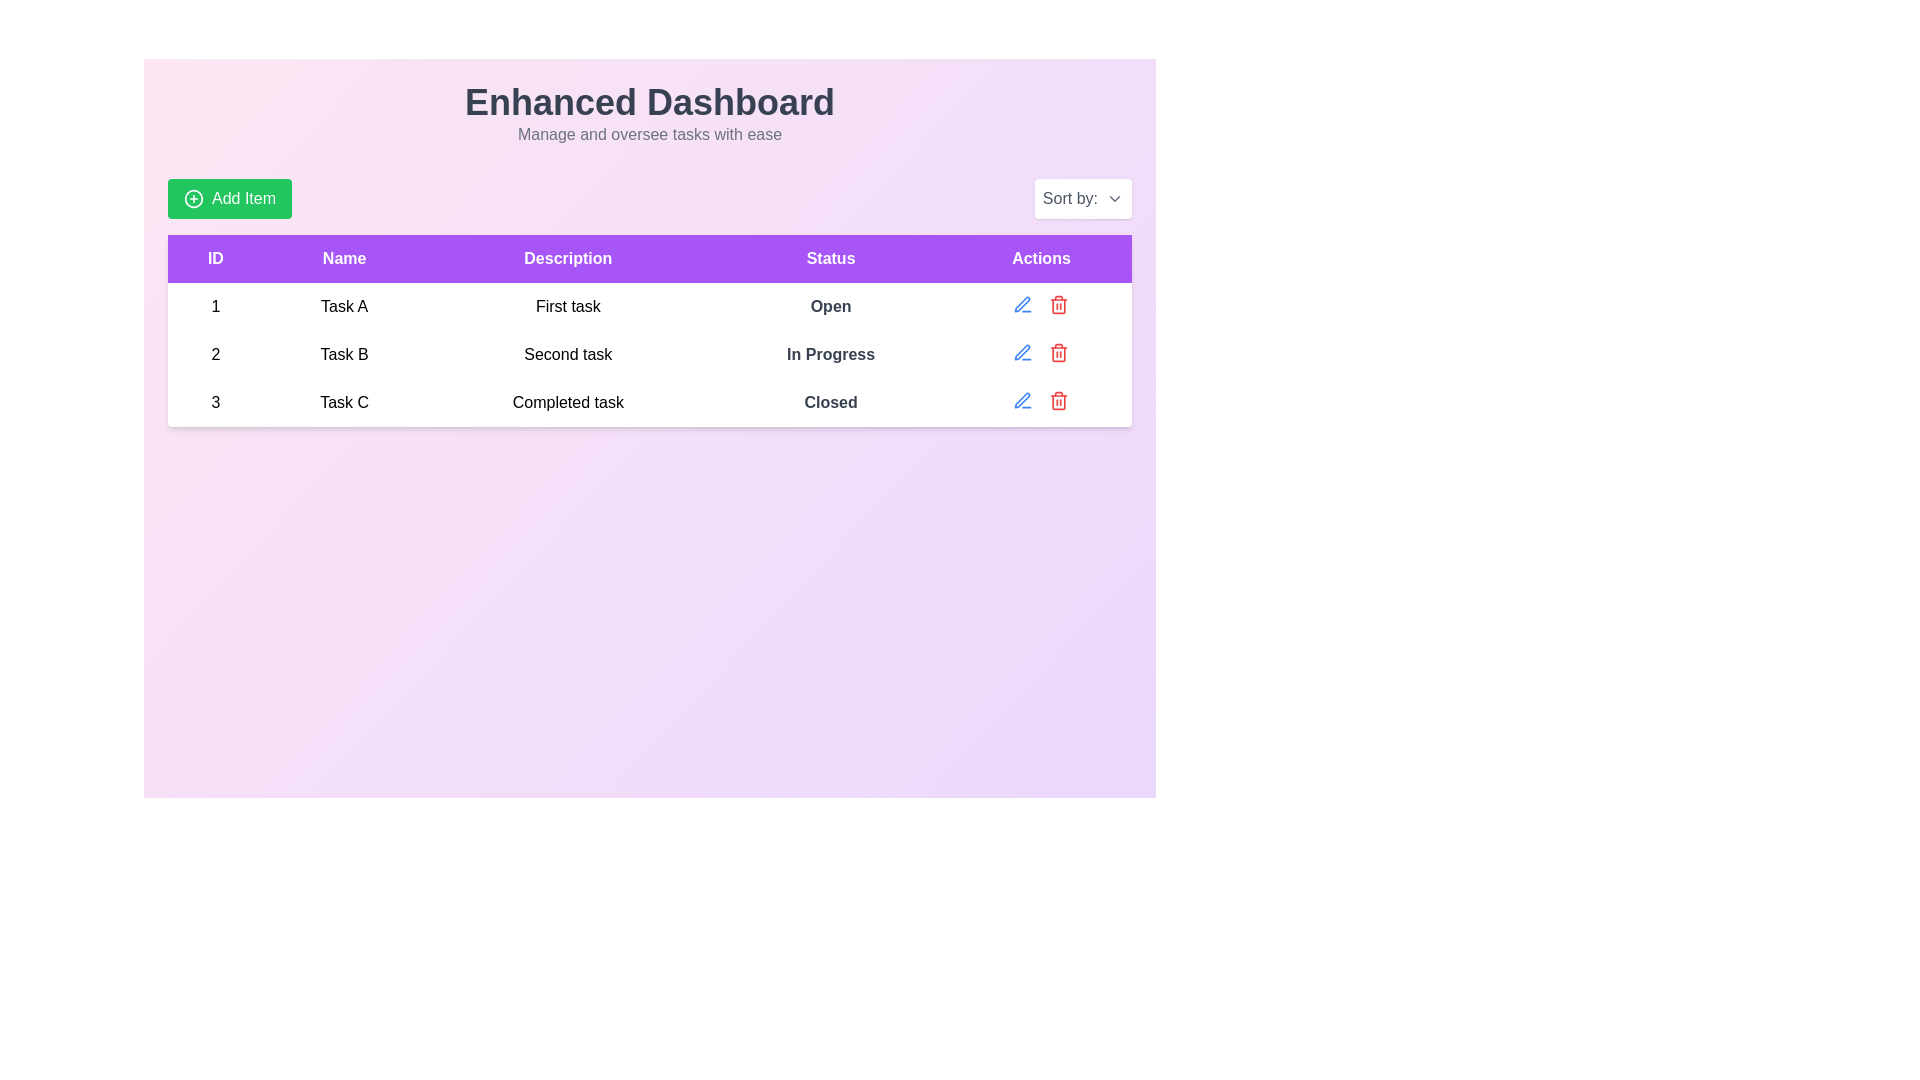  Describe the element at coordinates (216, 257) in the screenshot. I see `the text label indicating unique IDs for the first column of the table, located in the top-left corner of the header row` at that location.